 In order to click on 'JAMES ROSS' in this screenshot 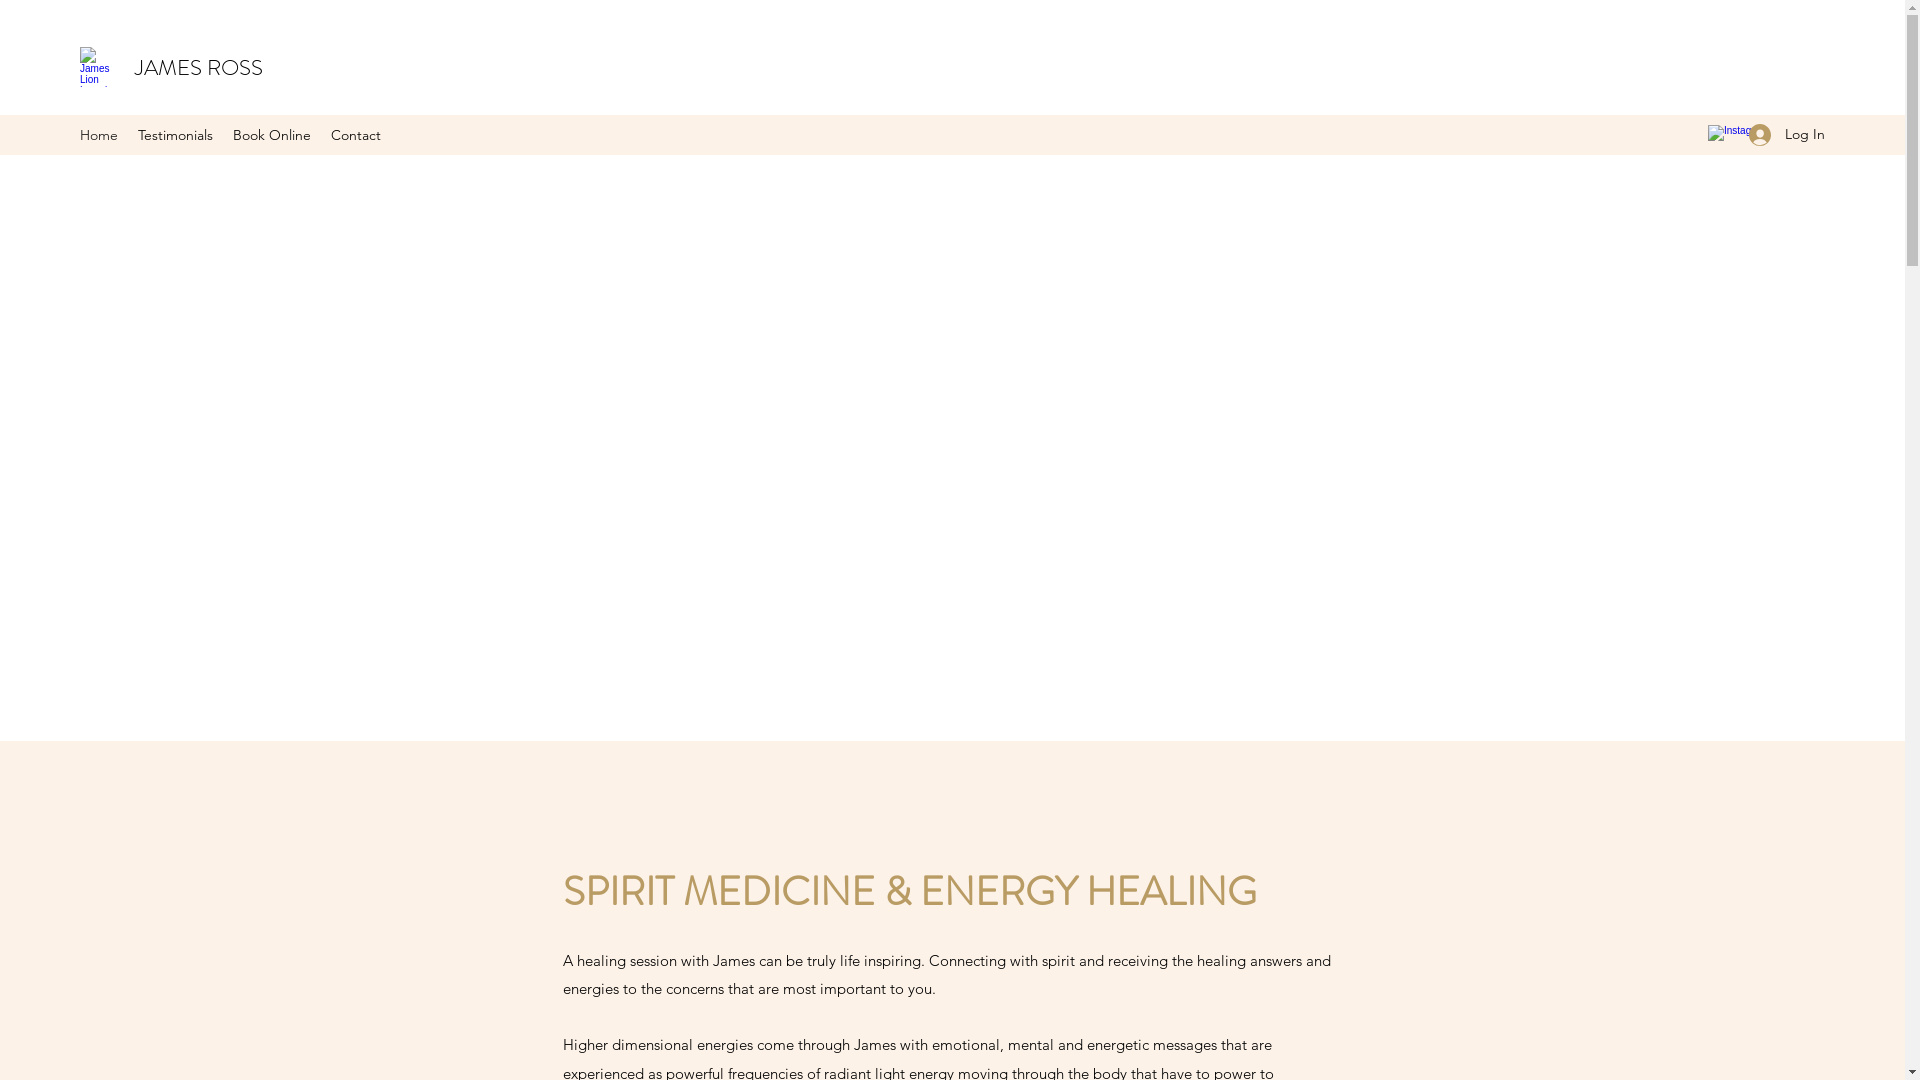, I will do `click(198, 66)`.